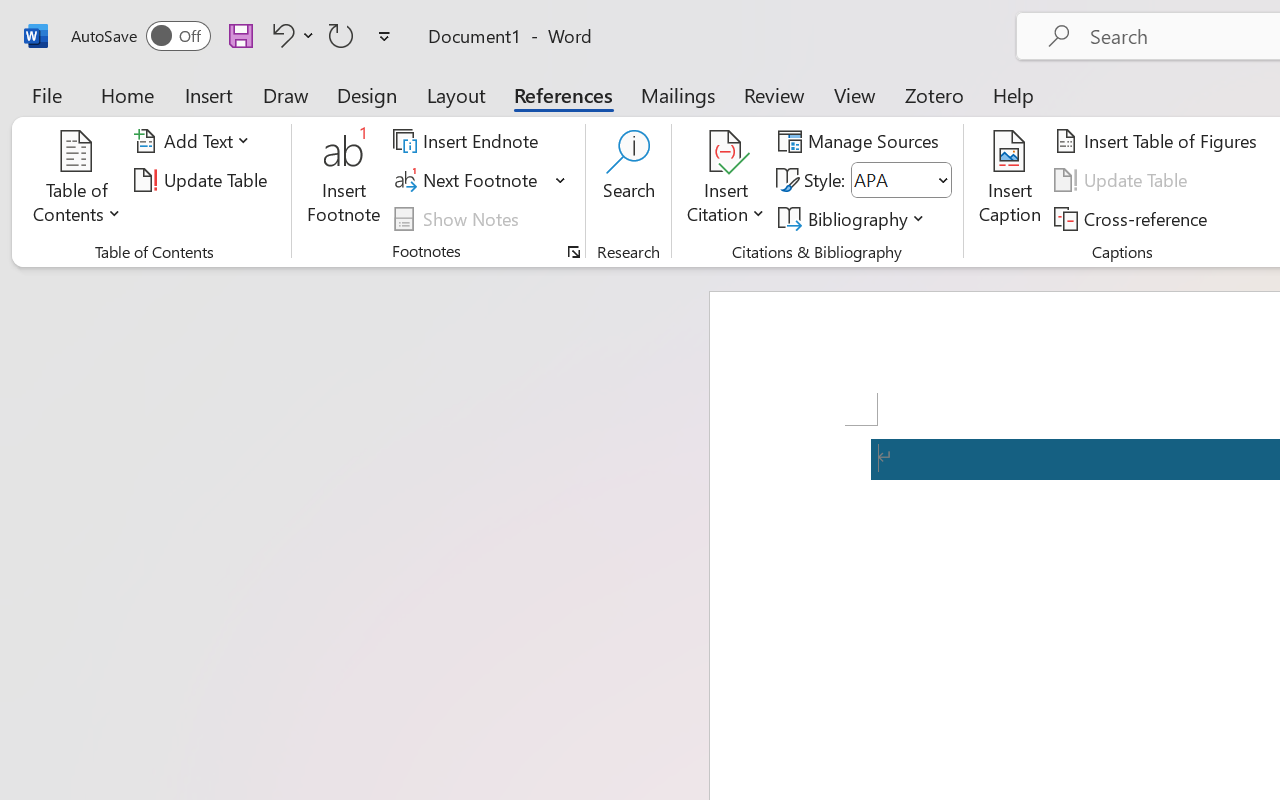 This screenshot has width=1280, height=800. What do you see at coordinates (289, 34) in the screenshot?
I see `'Undo Apply Quick Style Set'` at bounding box center [289, 34].